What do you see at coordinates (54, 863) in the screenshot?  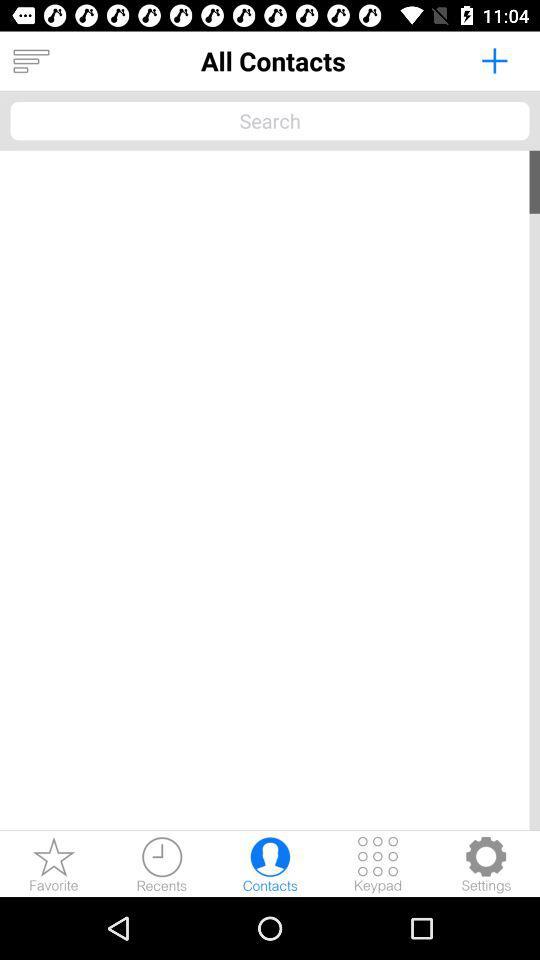 I see `the star icon` at bounding box center [54, 863].